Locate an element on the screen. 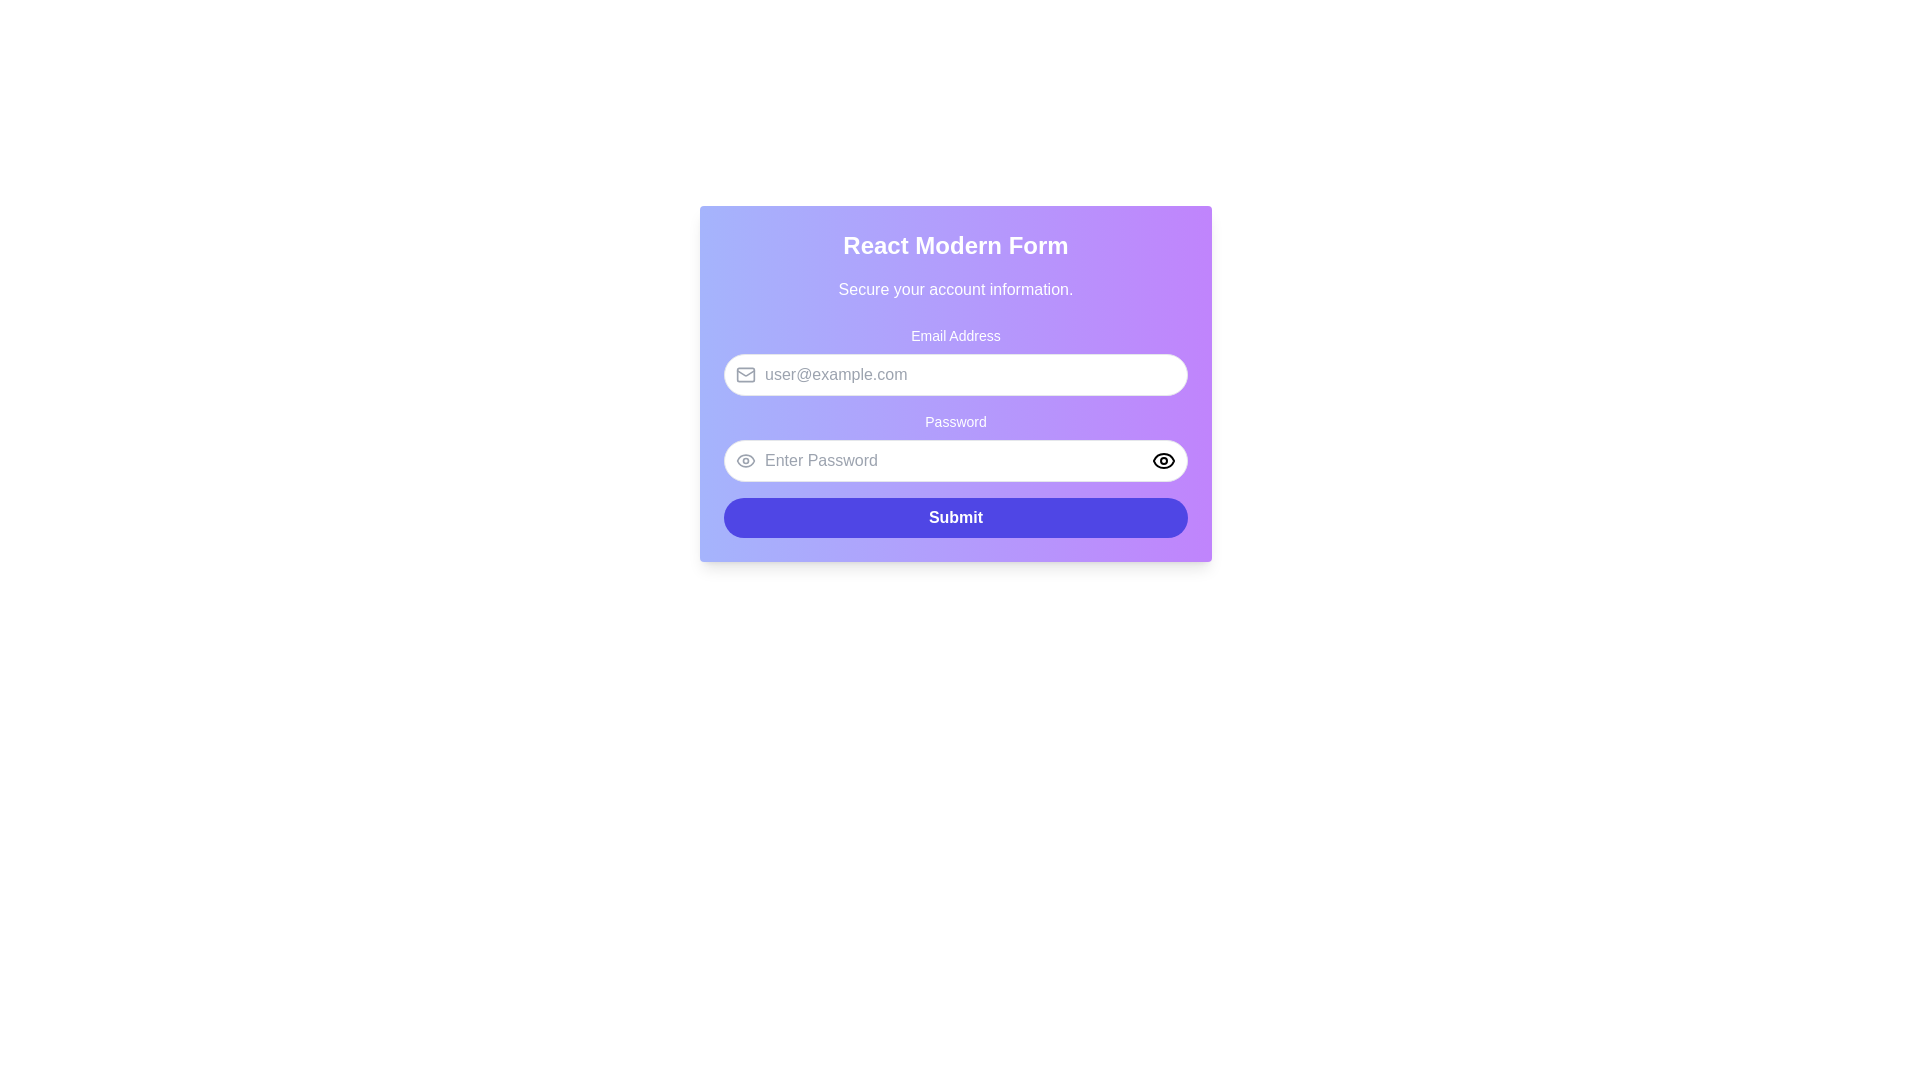 Image resolution: width=1920 pixels, height=1080 pixels. the 'Email Address' text label, which is styled with white font color and is positioned above the email input field at the top-center of the form layout is located at coordinates (954, 334).